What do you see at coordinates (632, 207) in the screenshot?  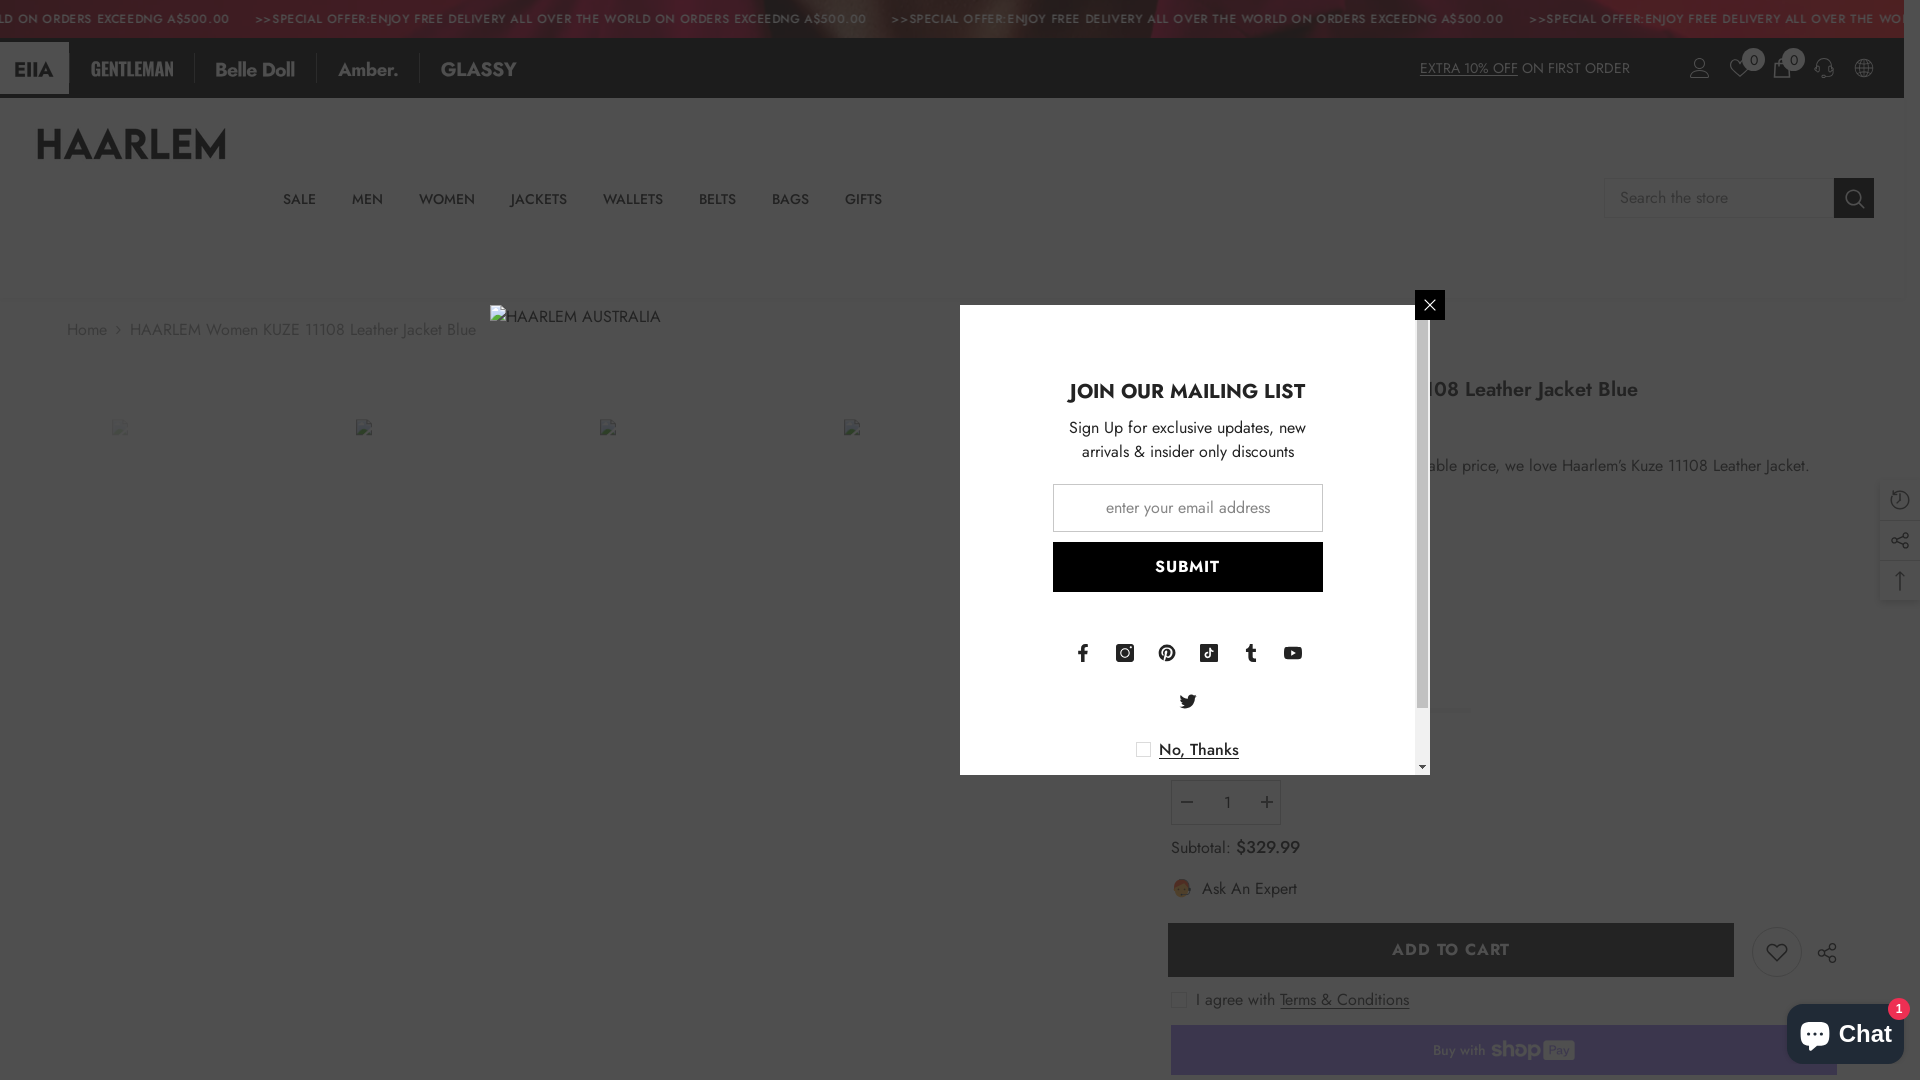 I see `'WALLETS'` at bounding box center [632, 207].